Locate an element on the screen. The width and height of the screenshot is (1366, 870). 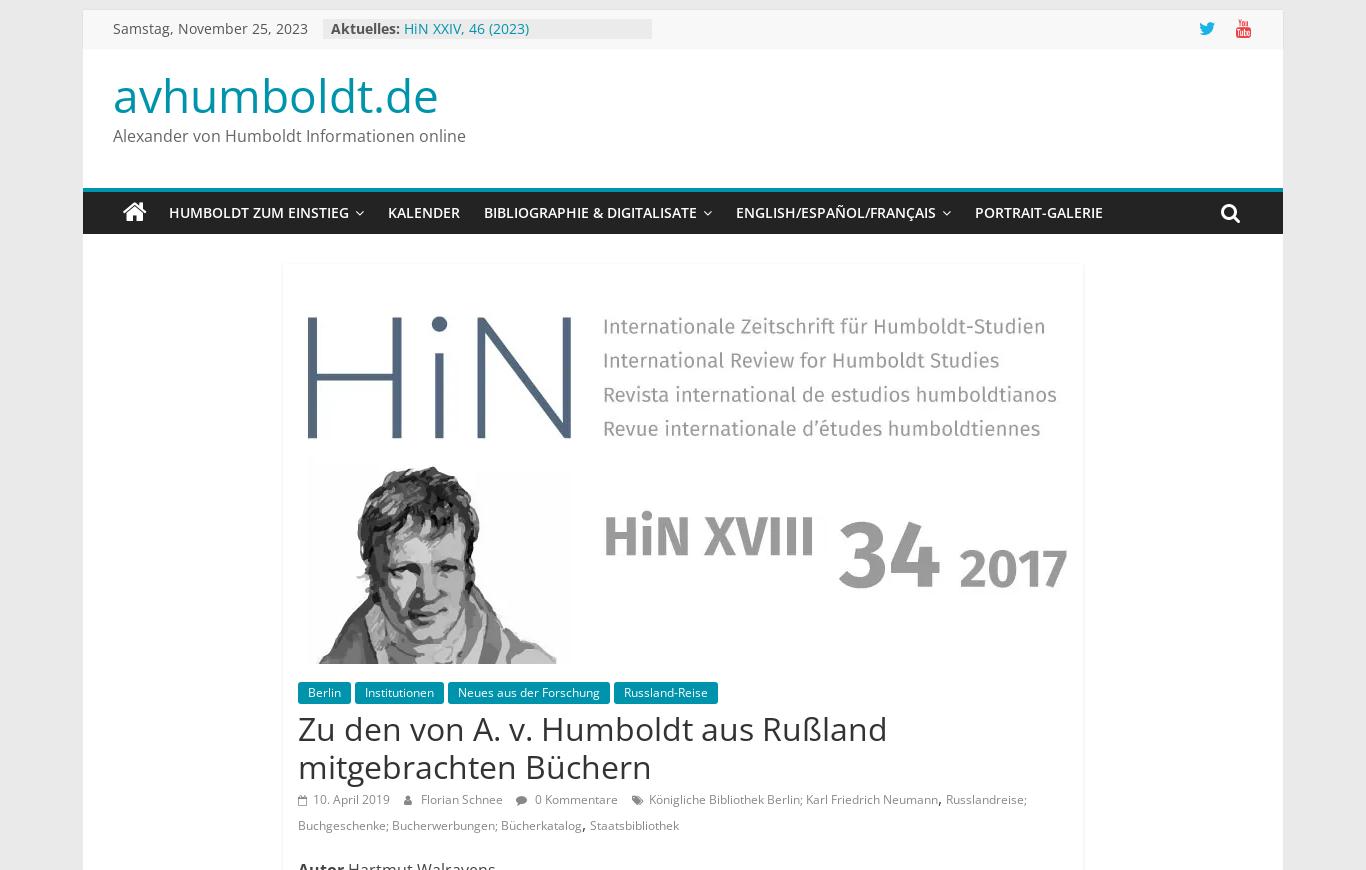
'0 Kommentare' is located at coordinates (573, 799).